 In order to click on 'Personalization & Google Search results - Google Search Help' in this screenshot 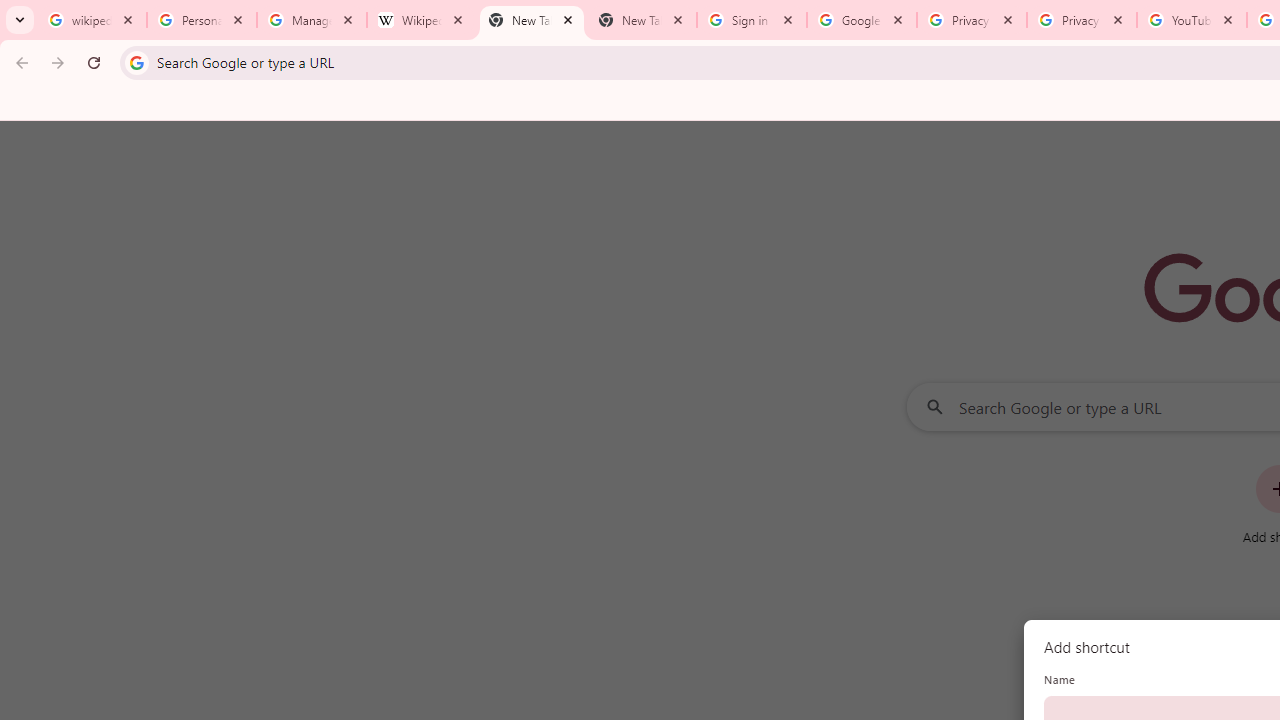, I will do `click(202, 20)`.